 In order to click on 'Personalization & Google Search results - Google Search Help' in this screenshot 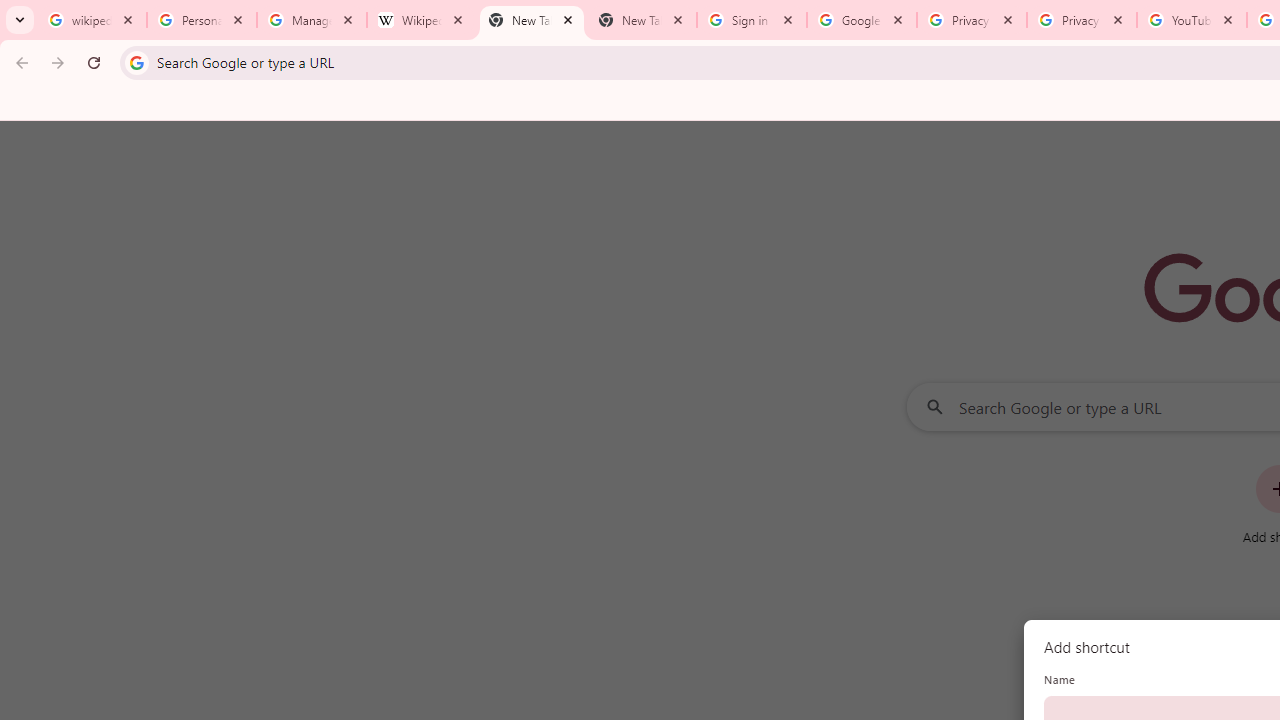, I will do `click(202, 20)`.